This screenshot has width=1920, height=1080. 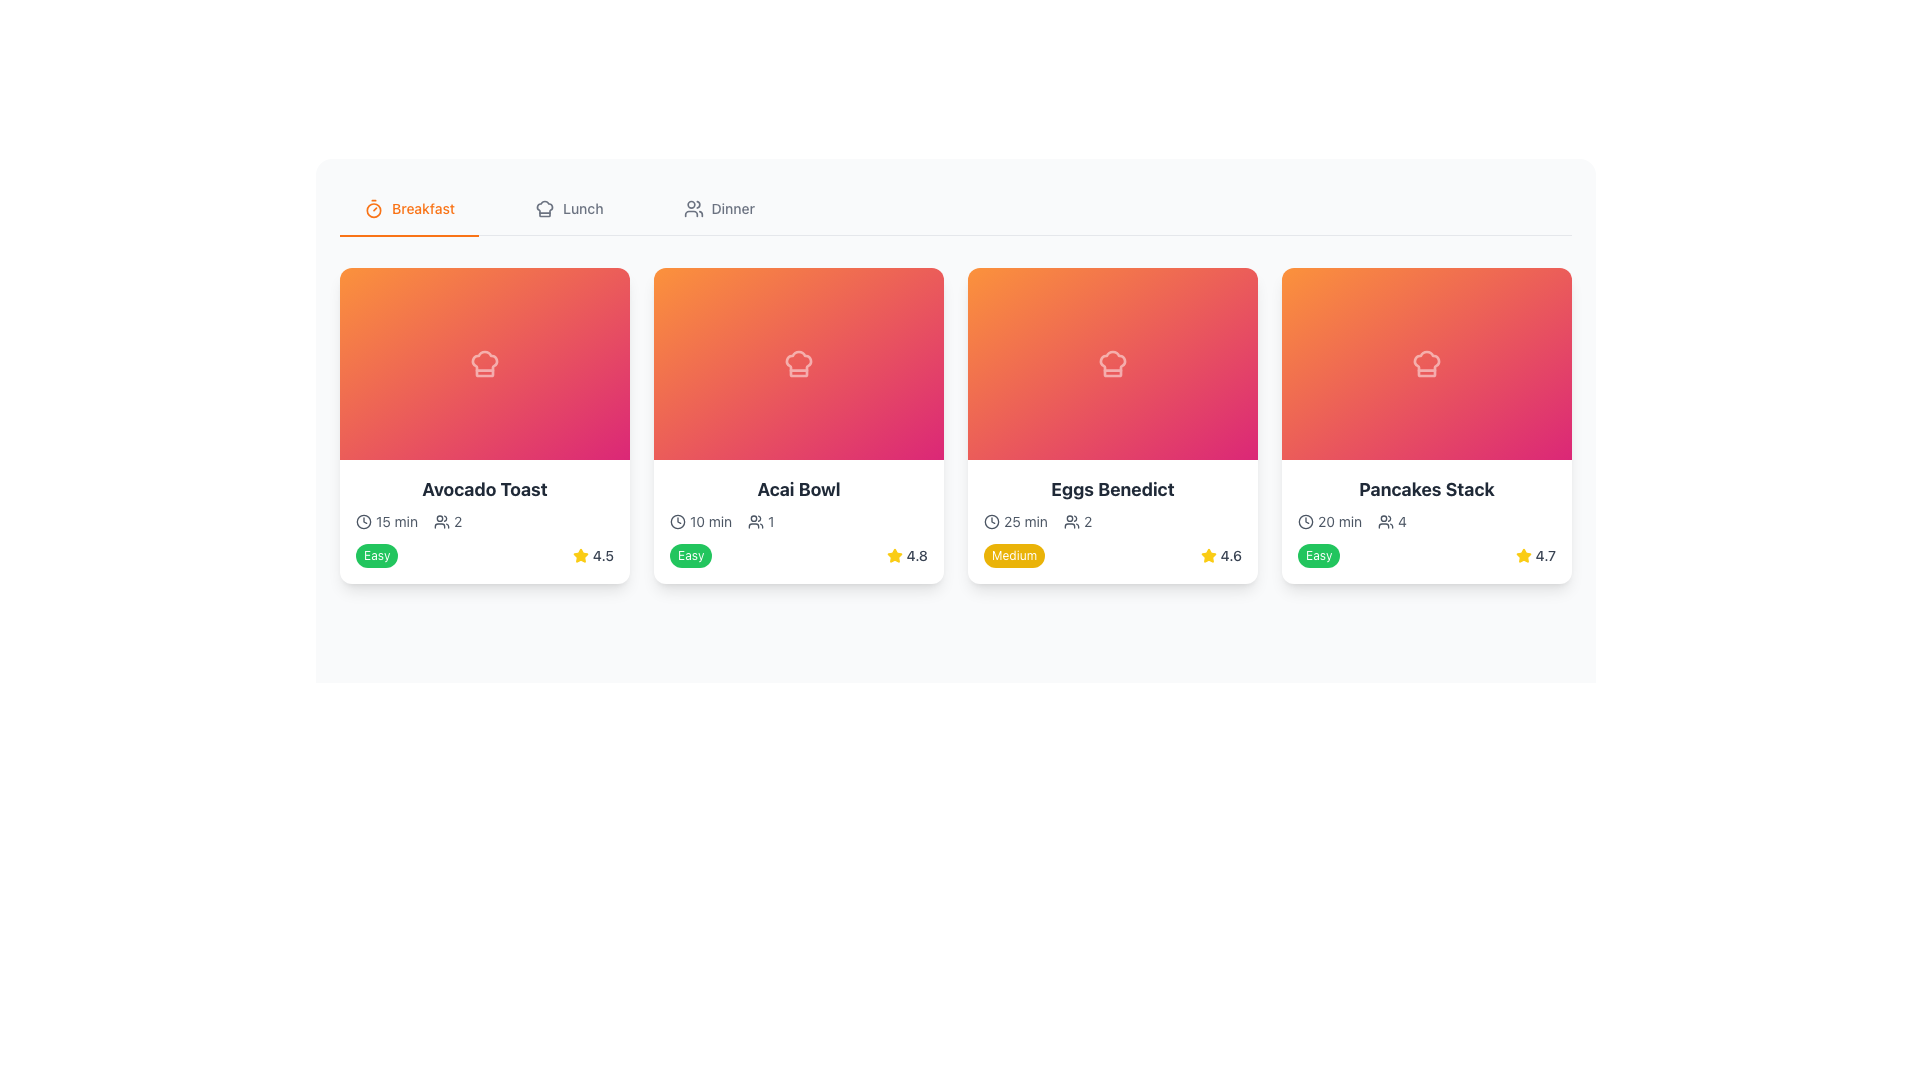 I want to click on the user/group icon located before the text label '4' in the card containing 'Pancakes Stack', so click(x=1385, y=520).